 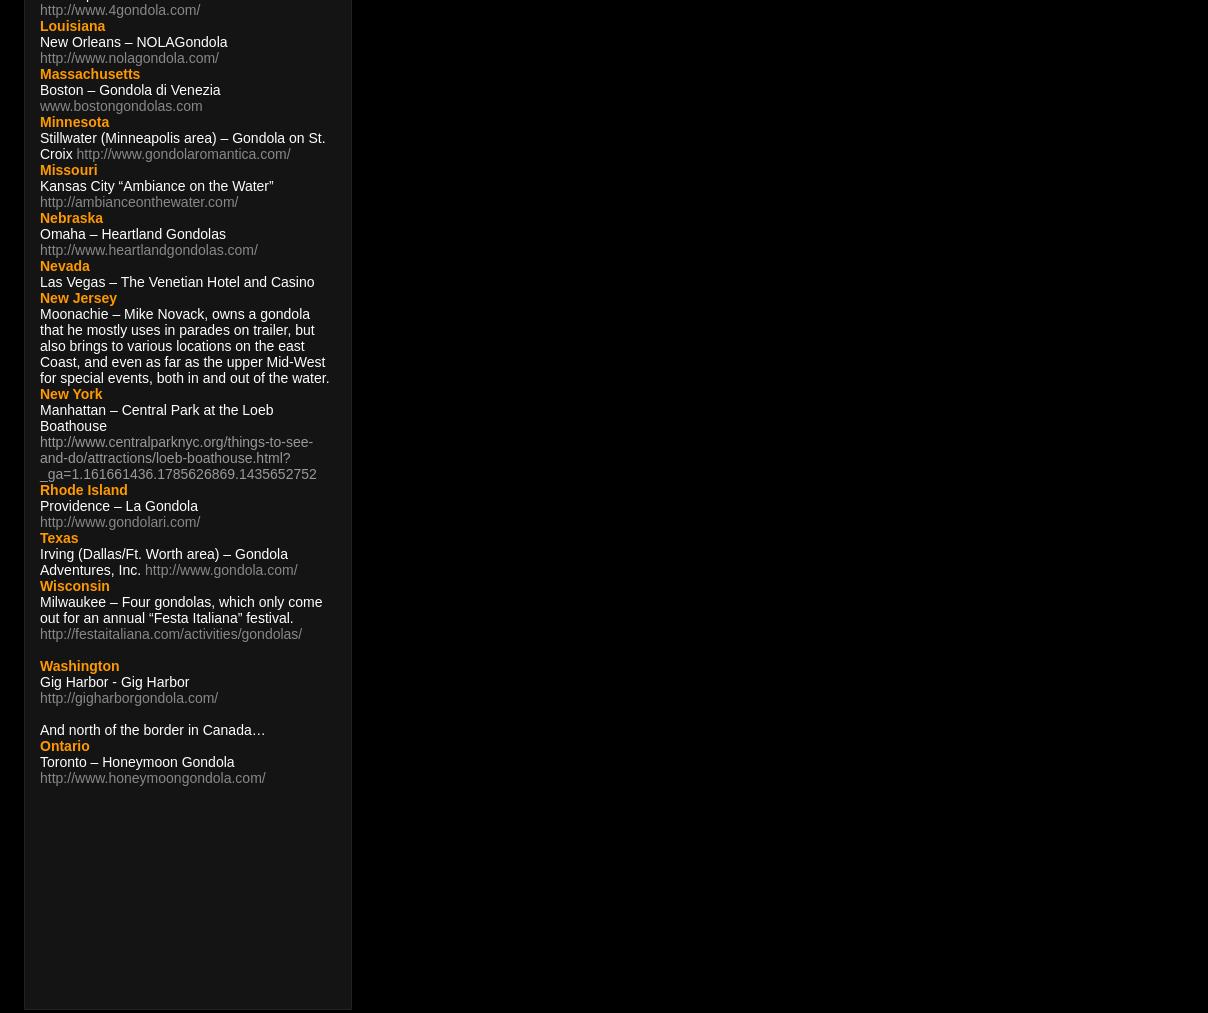 I want to click on 'New Jersey', so click(x=77, y=297).